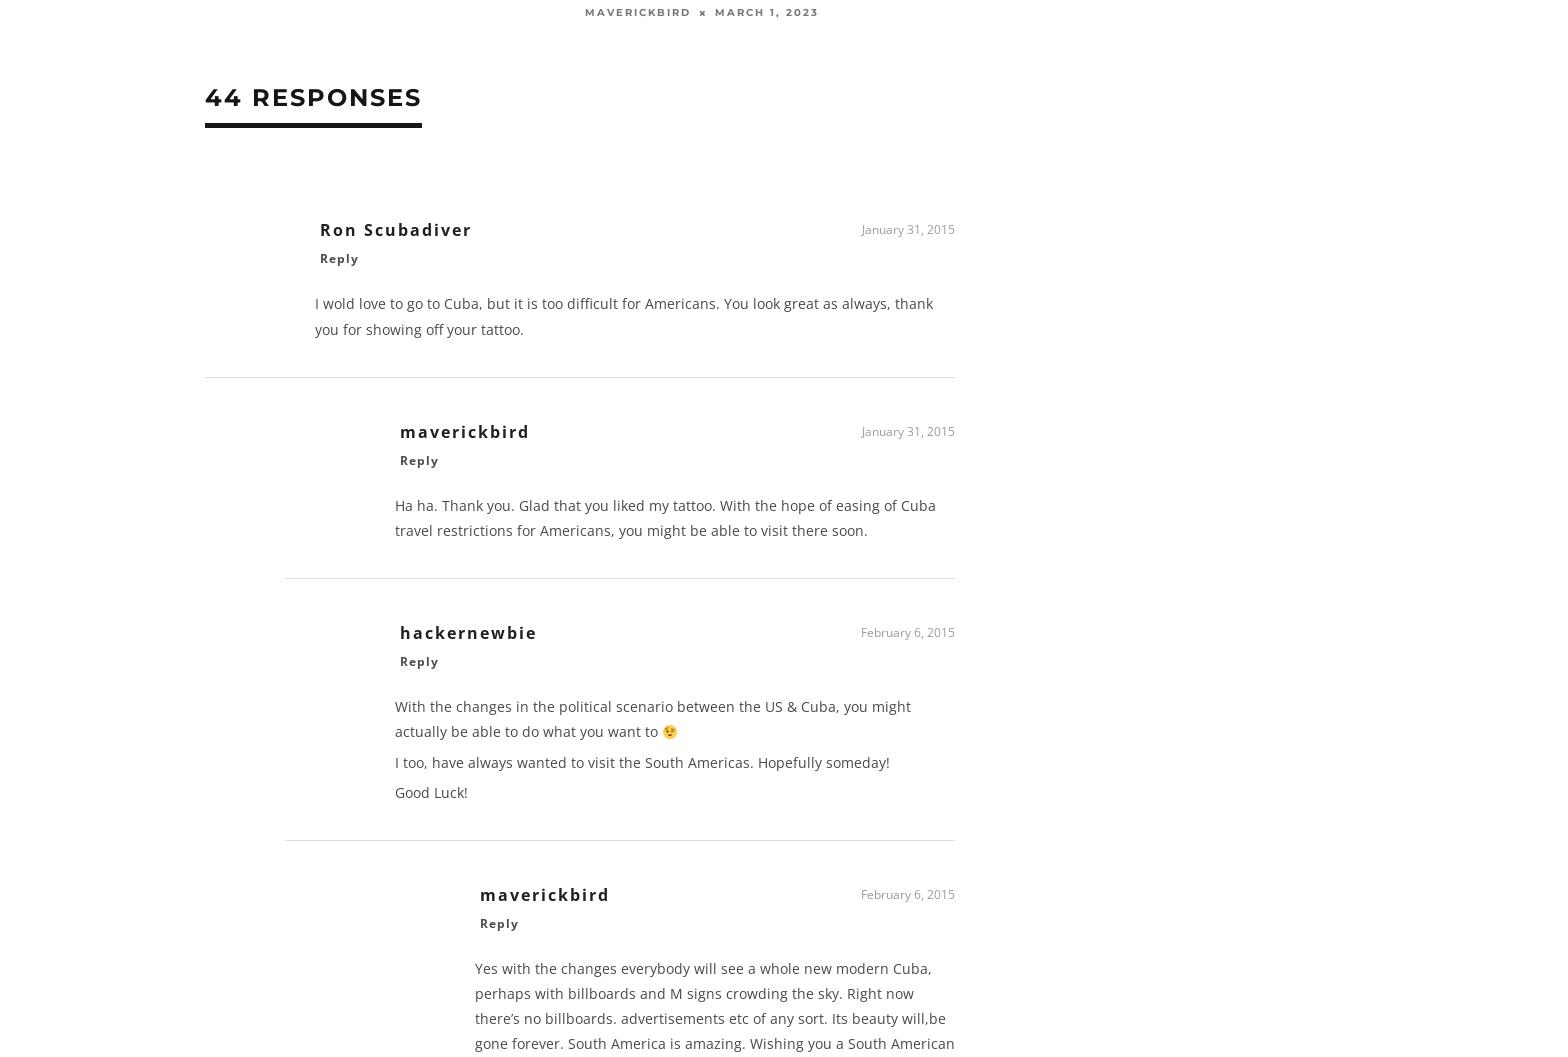 Image resolution: width=1568 pixels, height=1057 pixels. What do you see at coordinates (665, 525) in the screenshot?
I see `'Ha ha. Thank you. Glad that you liked my tattoo. With the hope of easing of Cuba travel restrictions for Americans, you might be able to visit there soon.'` at bounding box center [665, 525].